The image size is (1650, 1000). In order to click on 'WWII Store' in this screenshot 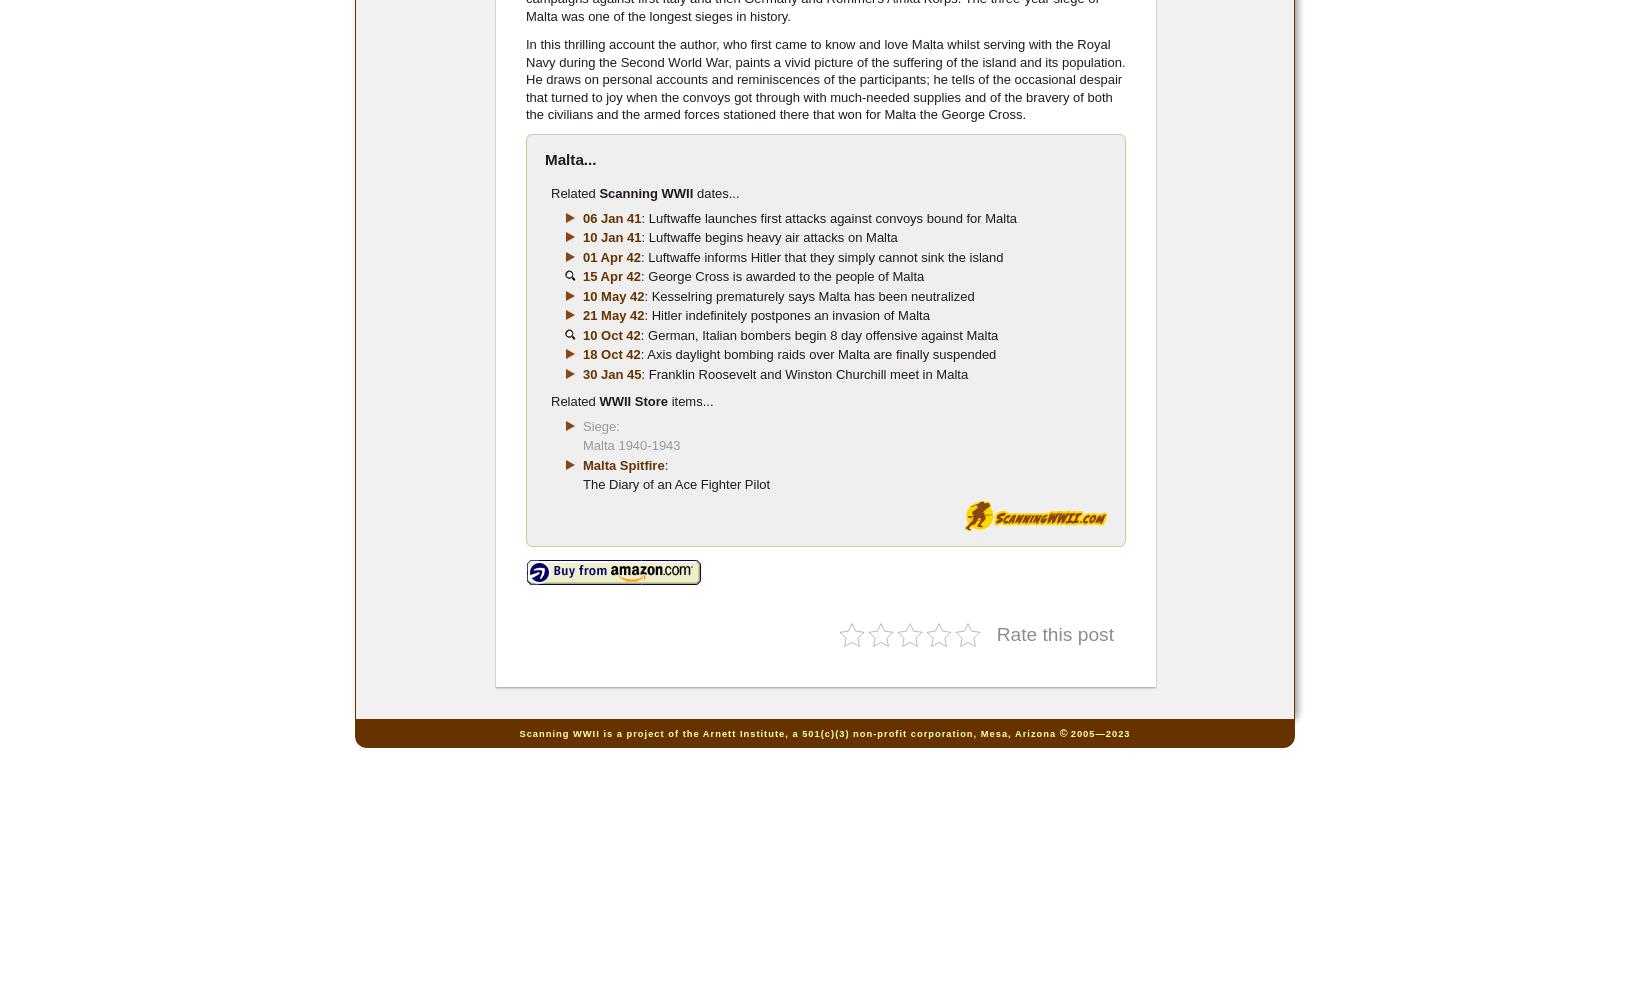, I will do `click(632, 401)`.